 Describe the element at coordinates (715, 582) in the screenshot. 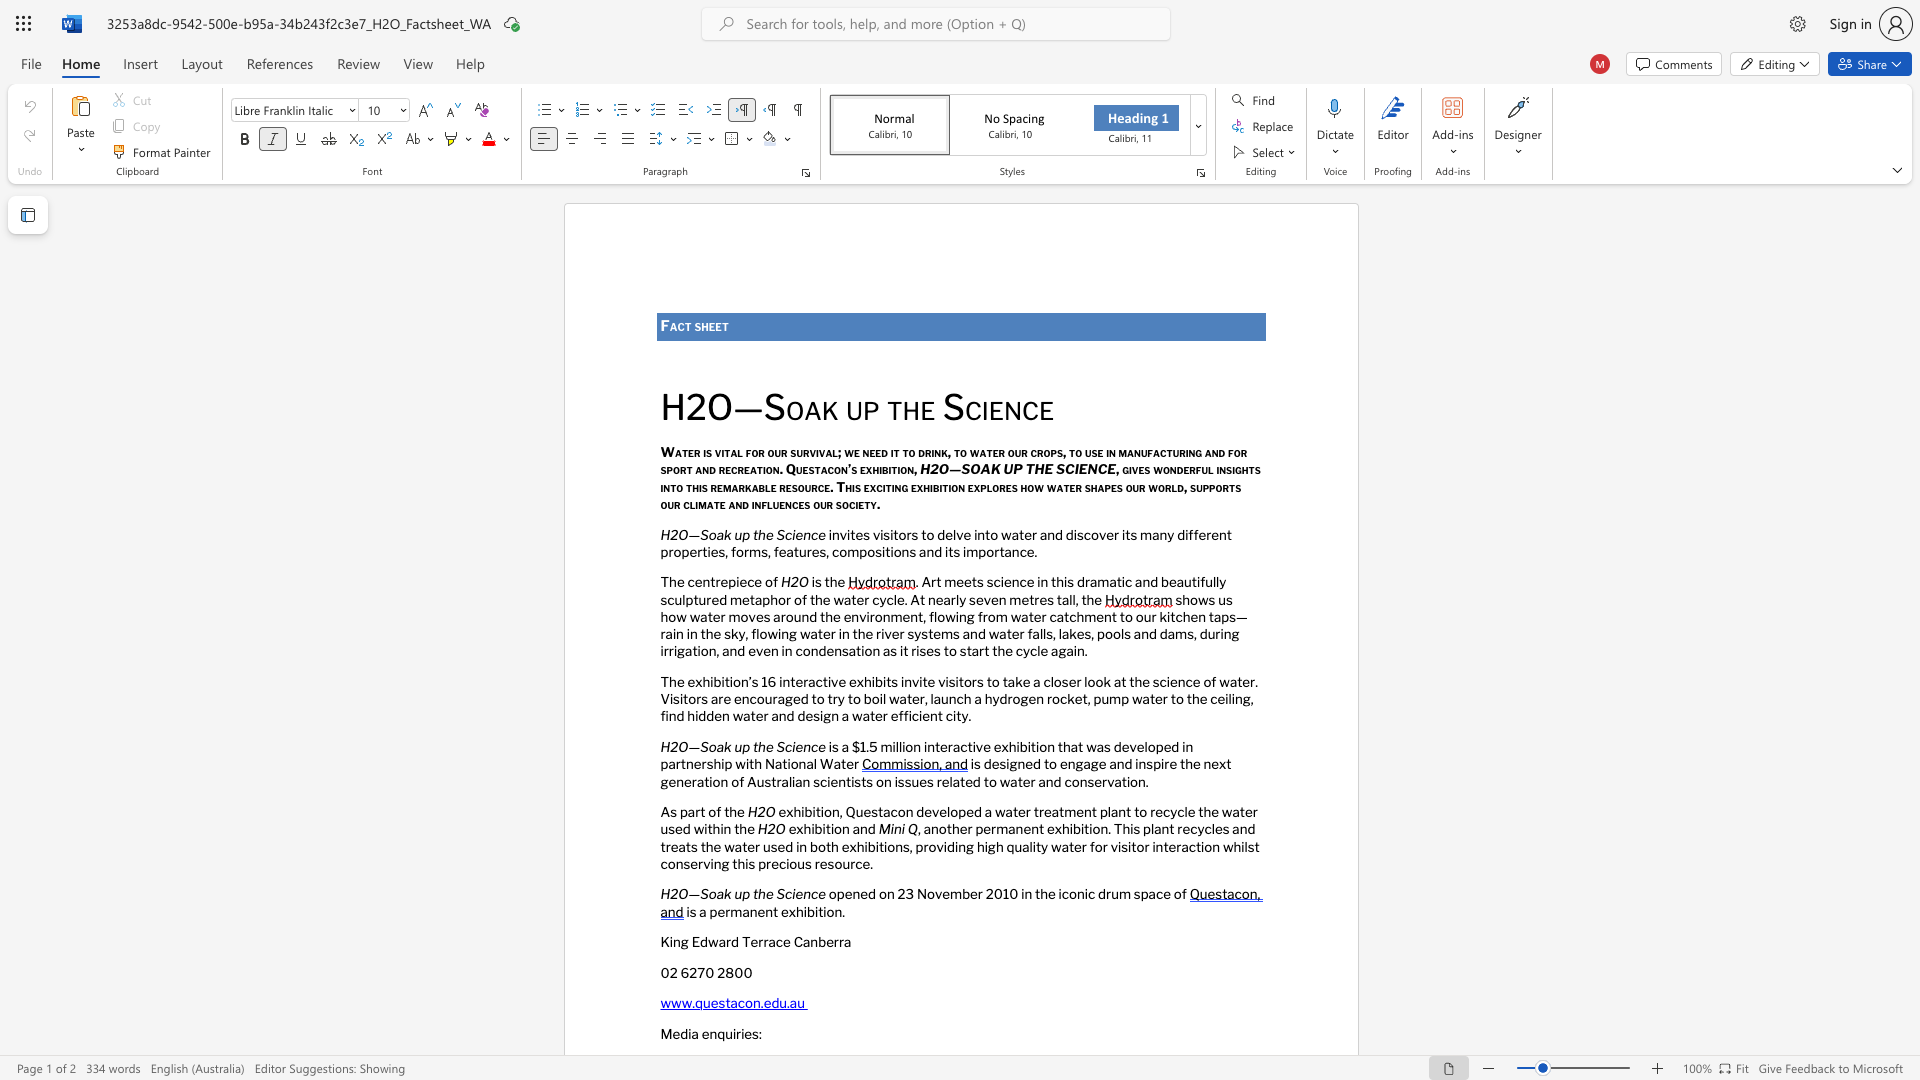

I see `the space between the continuous character "t" and "r" in the text` at that location.